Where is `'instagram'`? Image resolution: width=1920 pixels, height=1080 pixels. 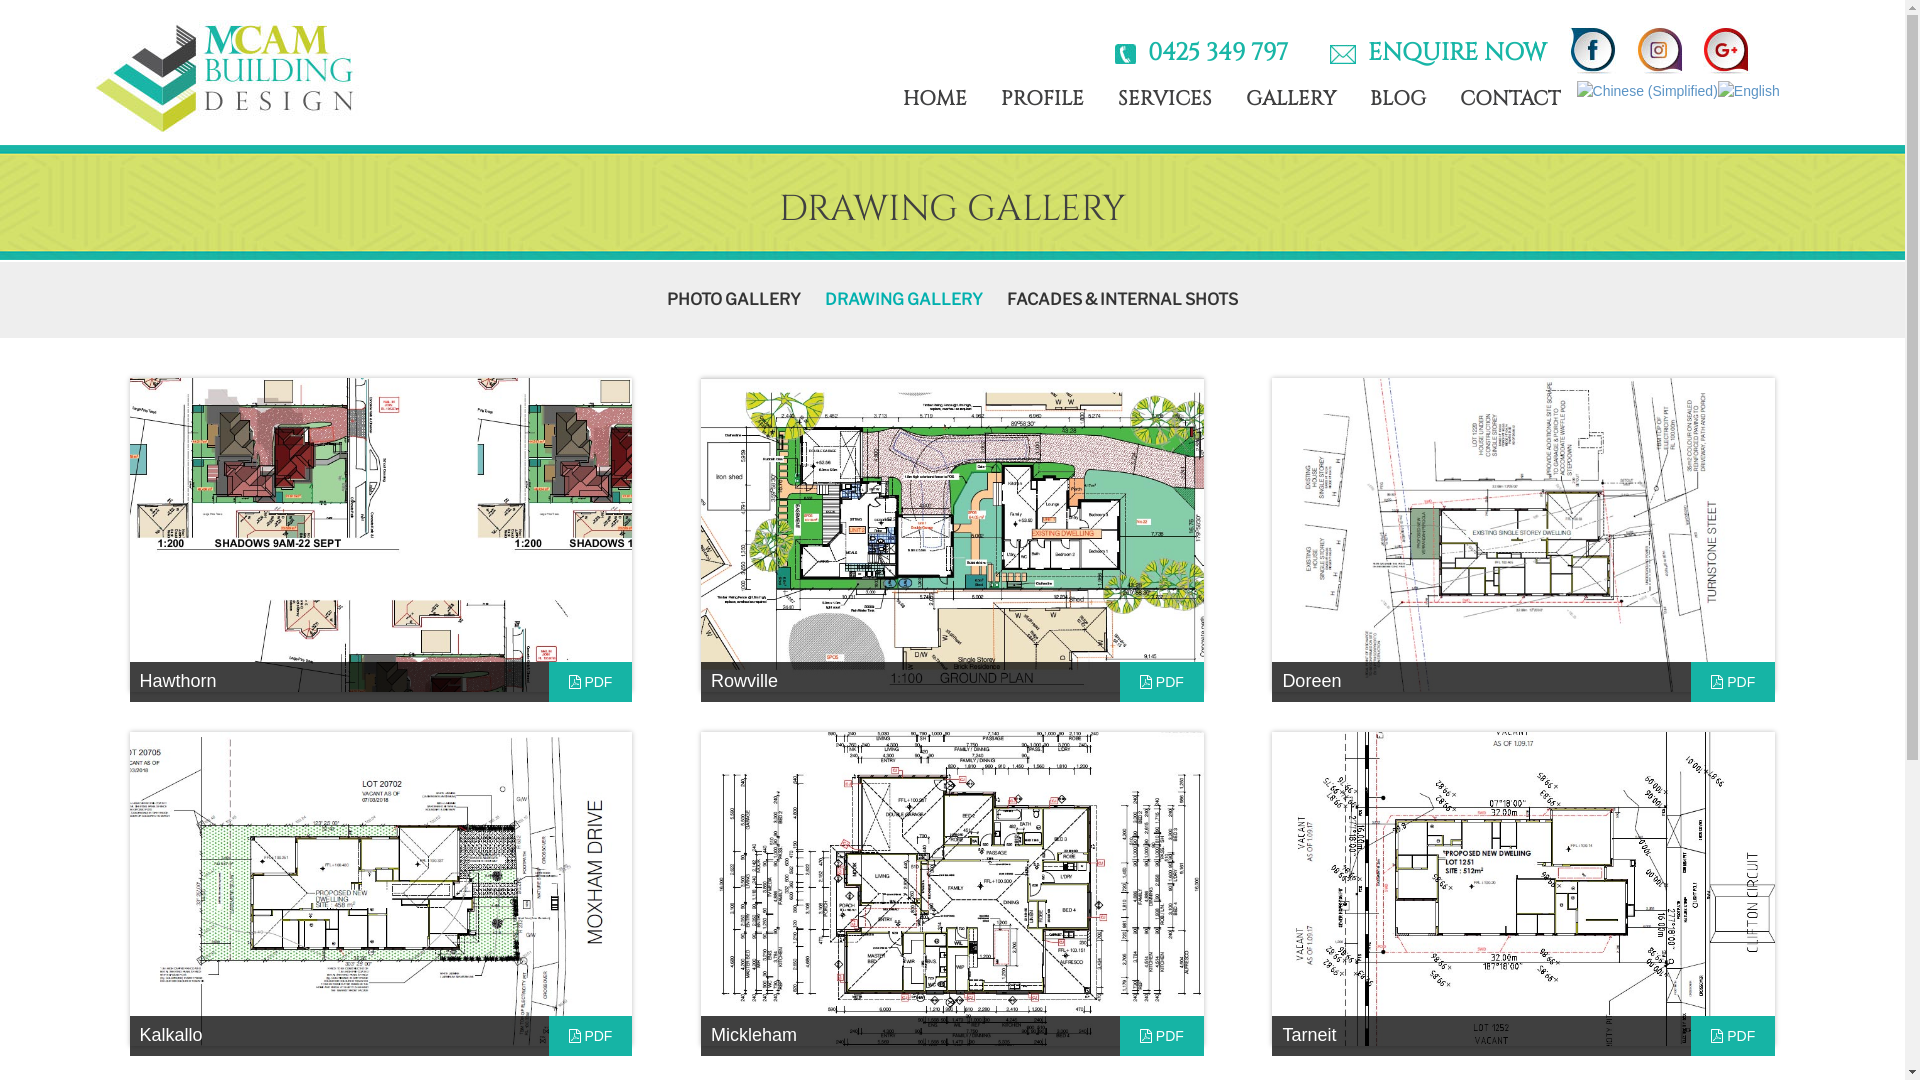
'instagram' is located at coordinates (1659, 49).